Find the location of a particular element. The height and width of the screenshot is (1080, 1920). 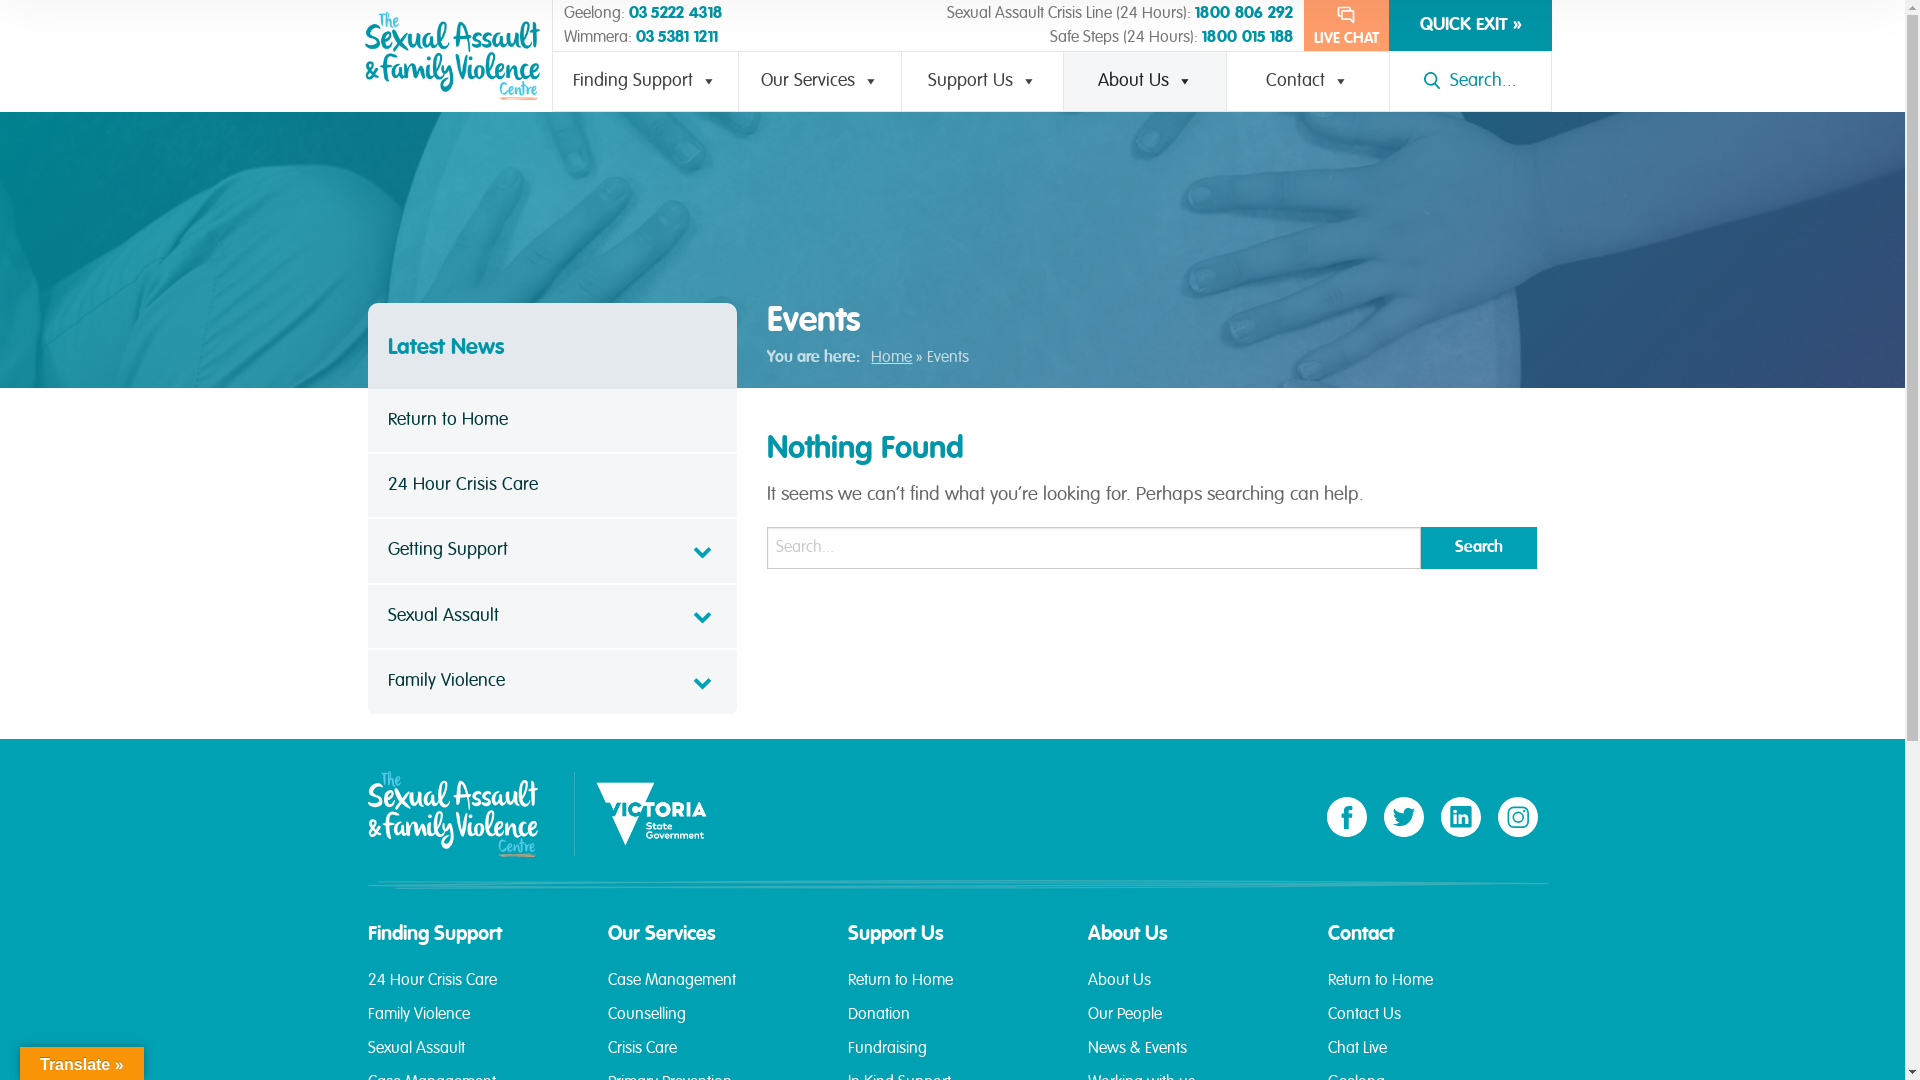

'News & Events' is located at coordinates (1193, 1056).